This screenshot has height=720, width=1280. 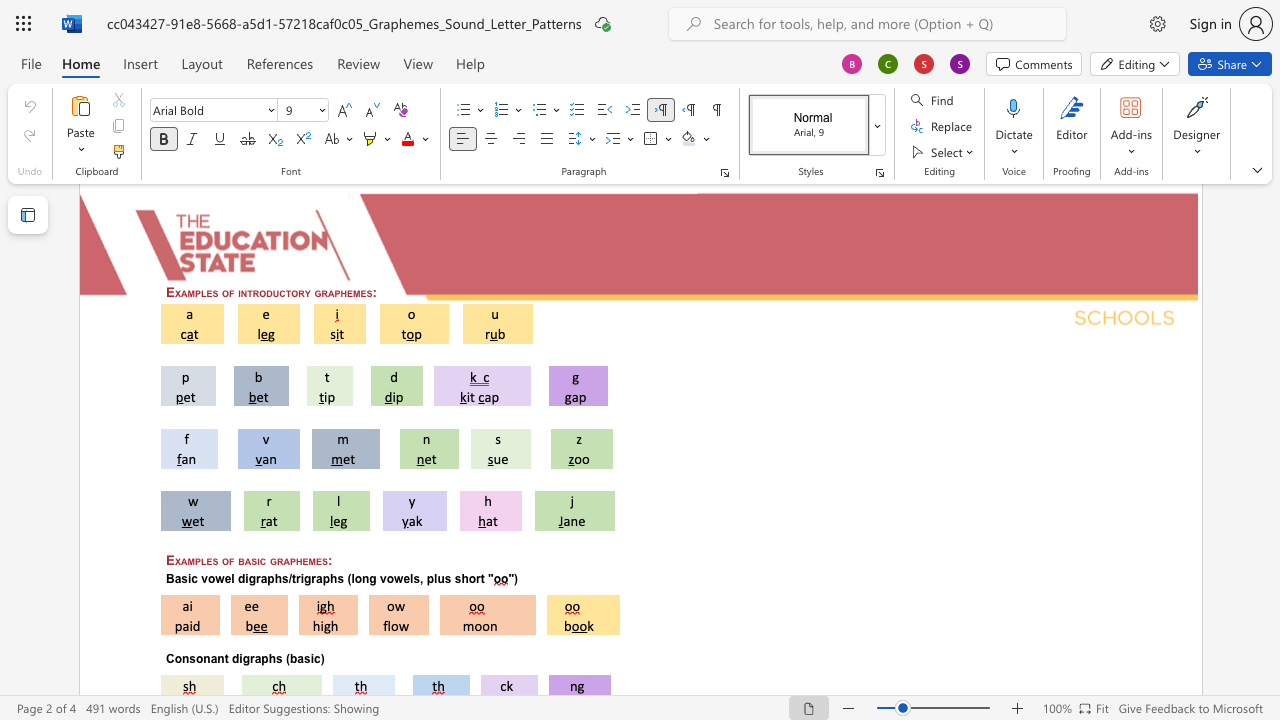 I want to click on the space between the continuous character "n" and "a" in the text, so click(x=210, y=659).